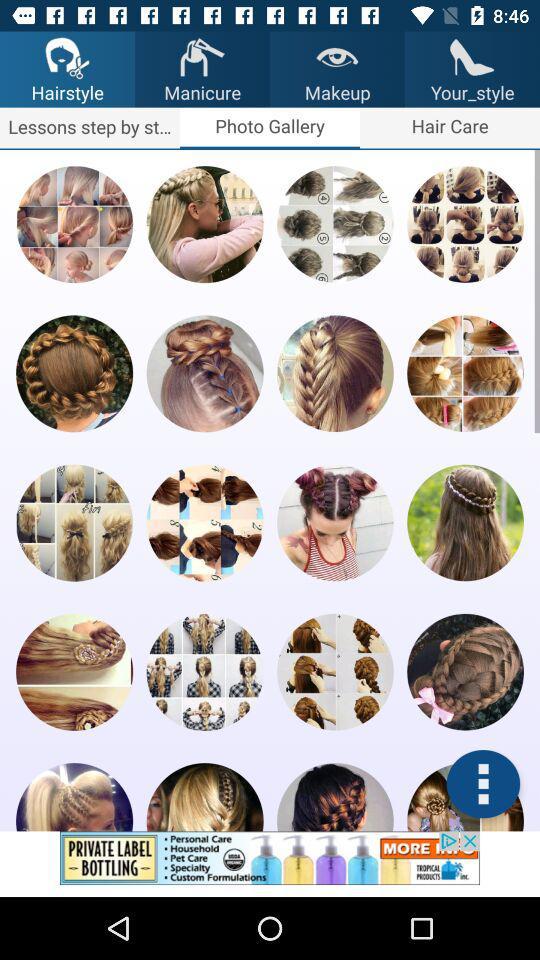 The width and height of the screenshot is (540, 960). I want to click on hair style, so click(73, 797).